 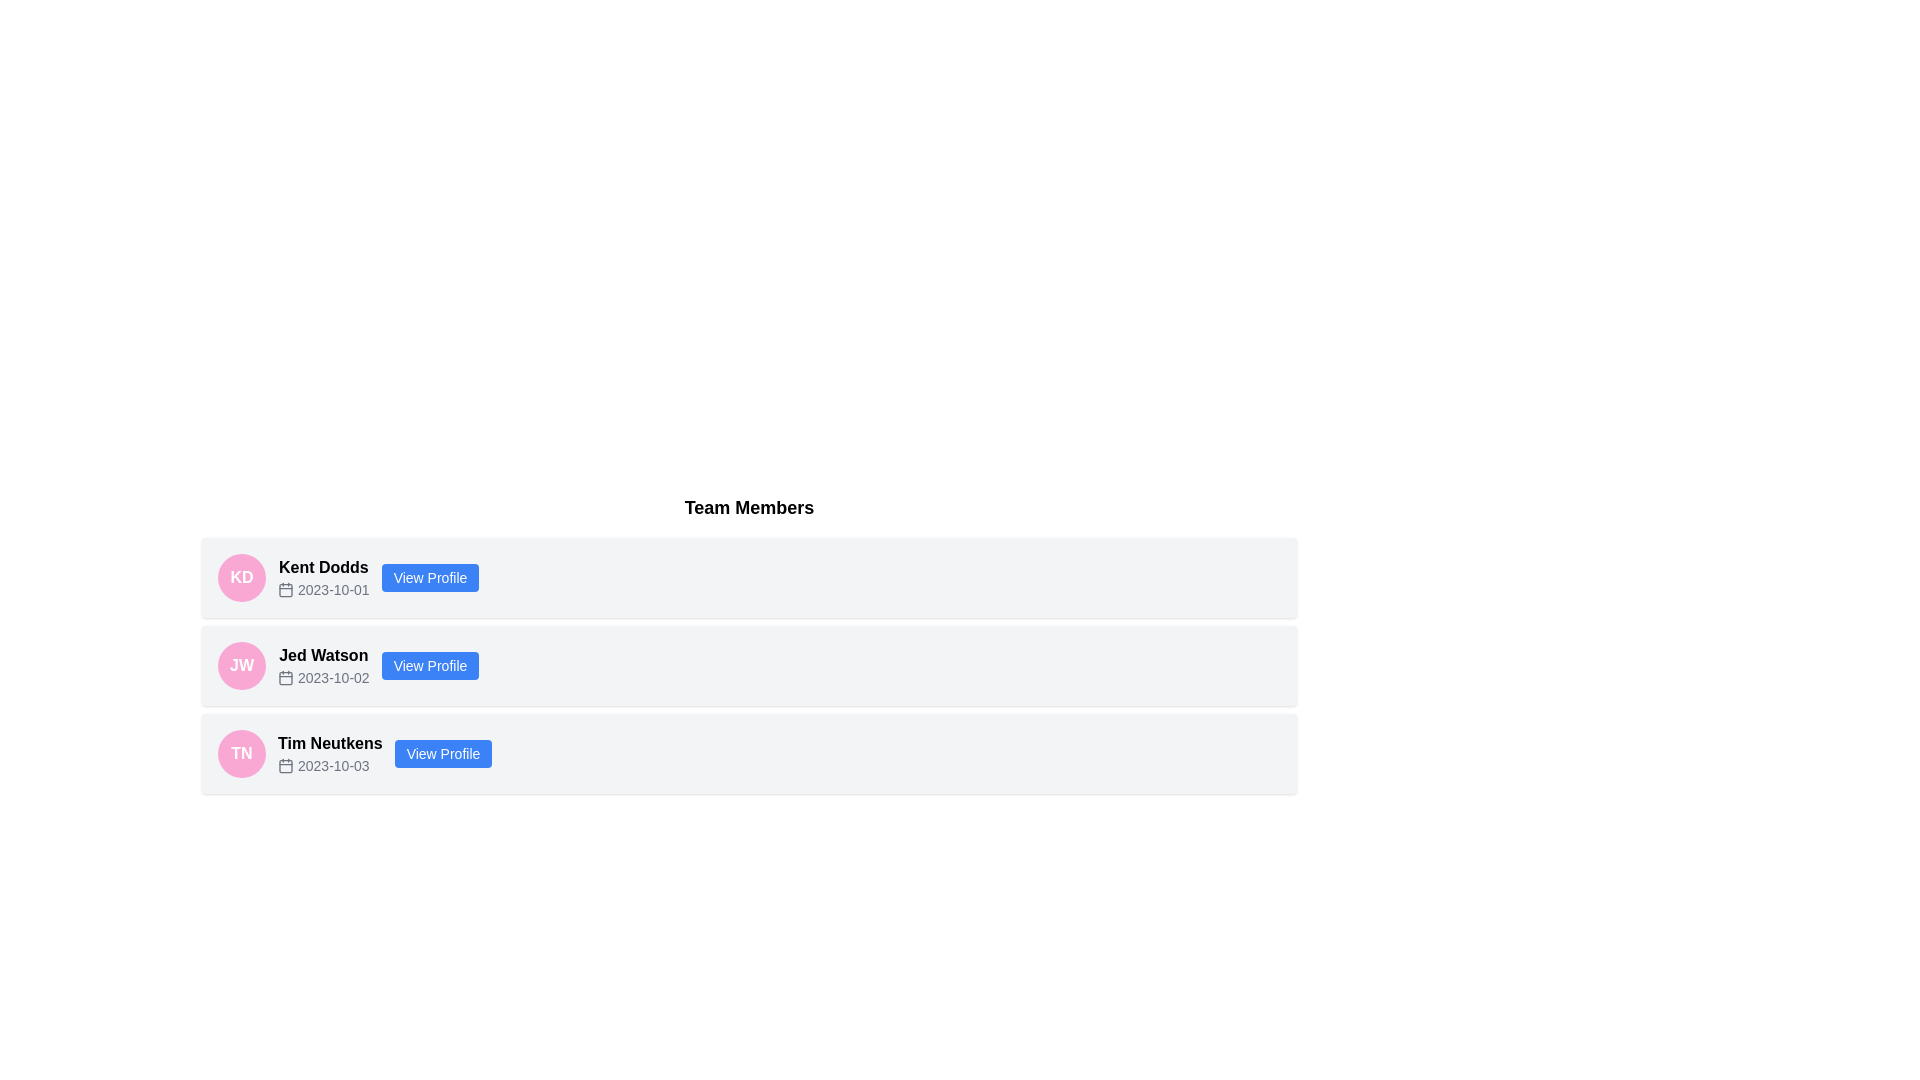 I want to click on the multiline text element displaying the member's name 'Jed Watson' and the date '2023-10-02', located in the second row under 'Team Members', next to the avatar 'JW', so click(x=323, y=666).